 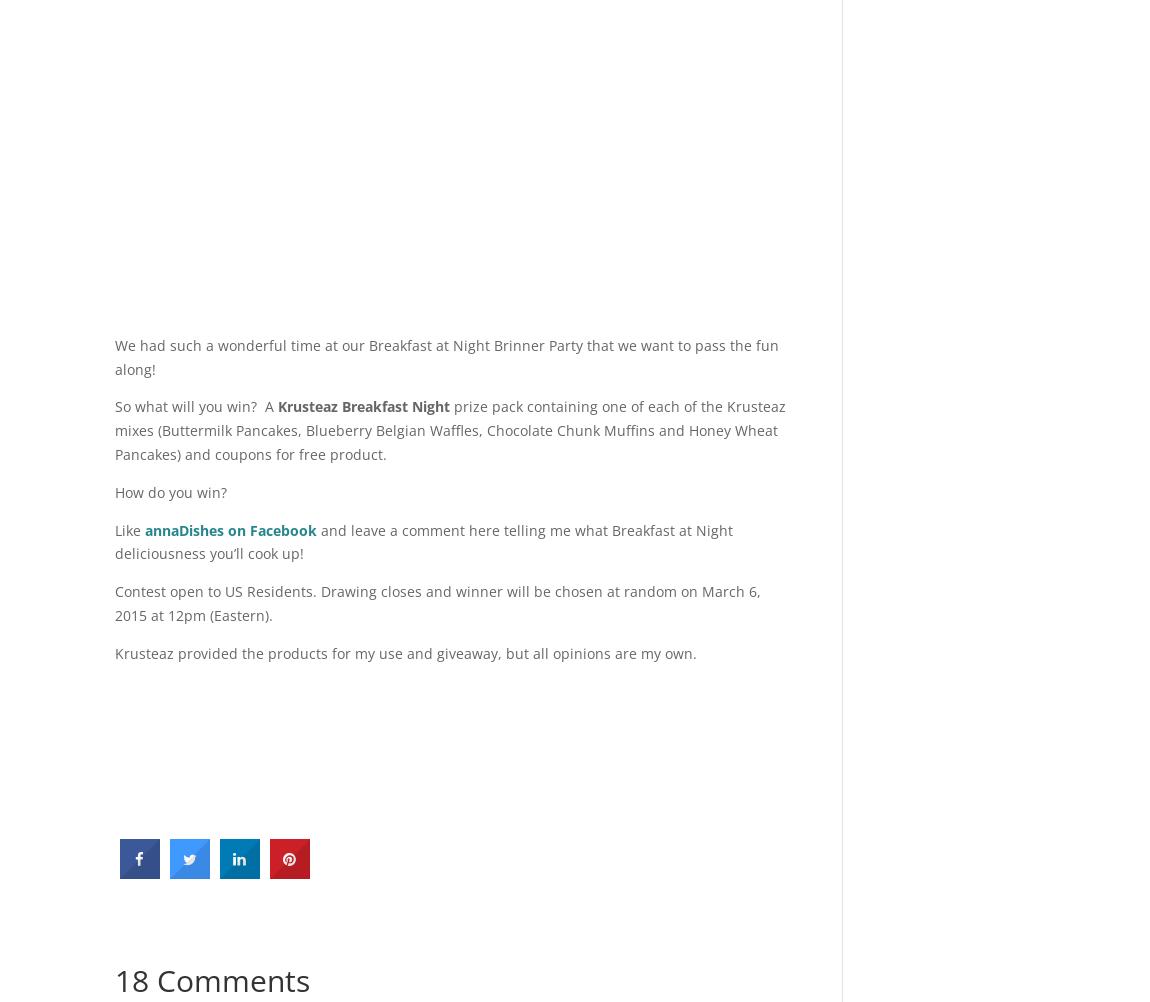 What do you see at coordinates (114, 541) in the screenshot?
I see `'and leave a comment here telling me what Breakfast at Night deliciousness you’ll cook up!'` at bounding box center [114, 541].